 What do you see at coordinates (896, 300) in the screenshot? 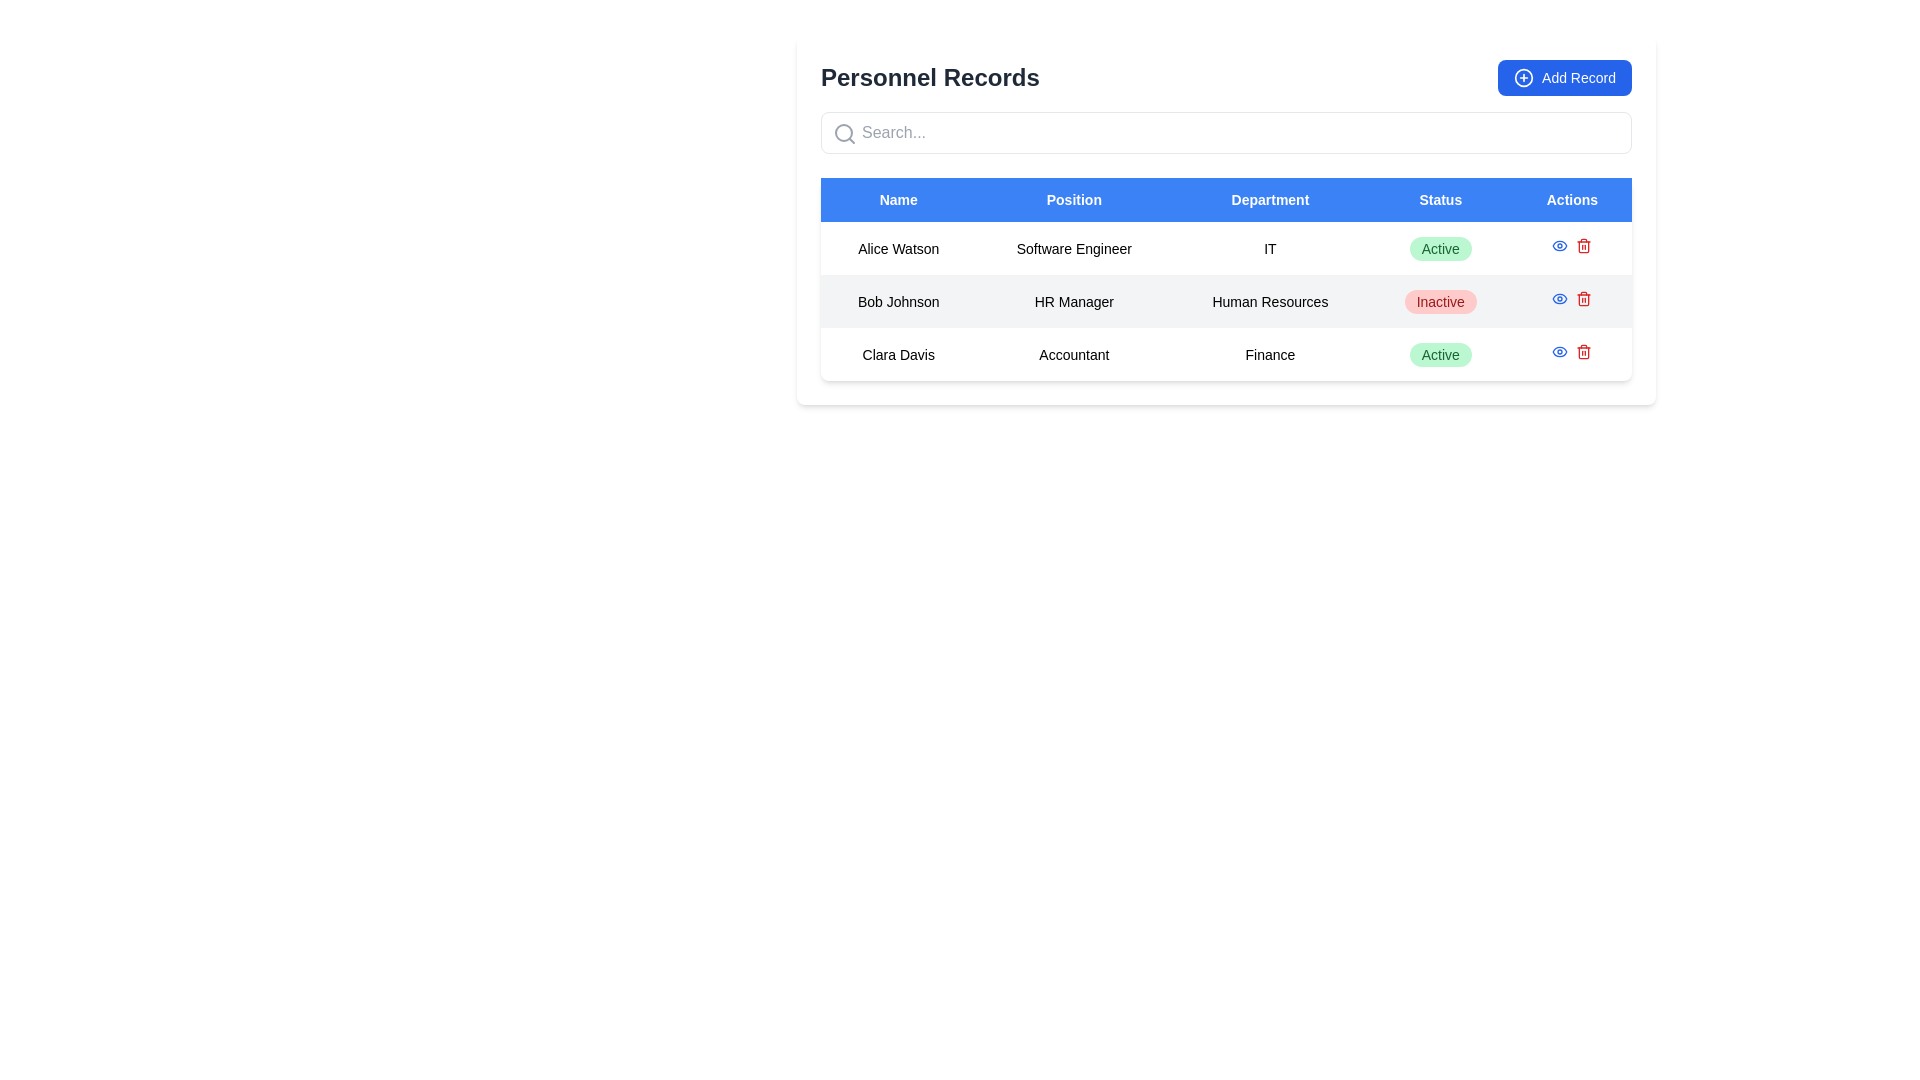
I see `the table cell containing the text 'Bob Johnson'` at bounding box center [896, 300].